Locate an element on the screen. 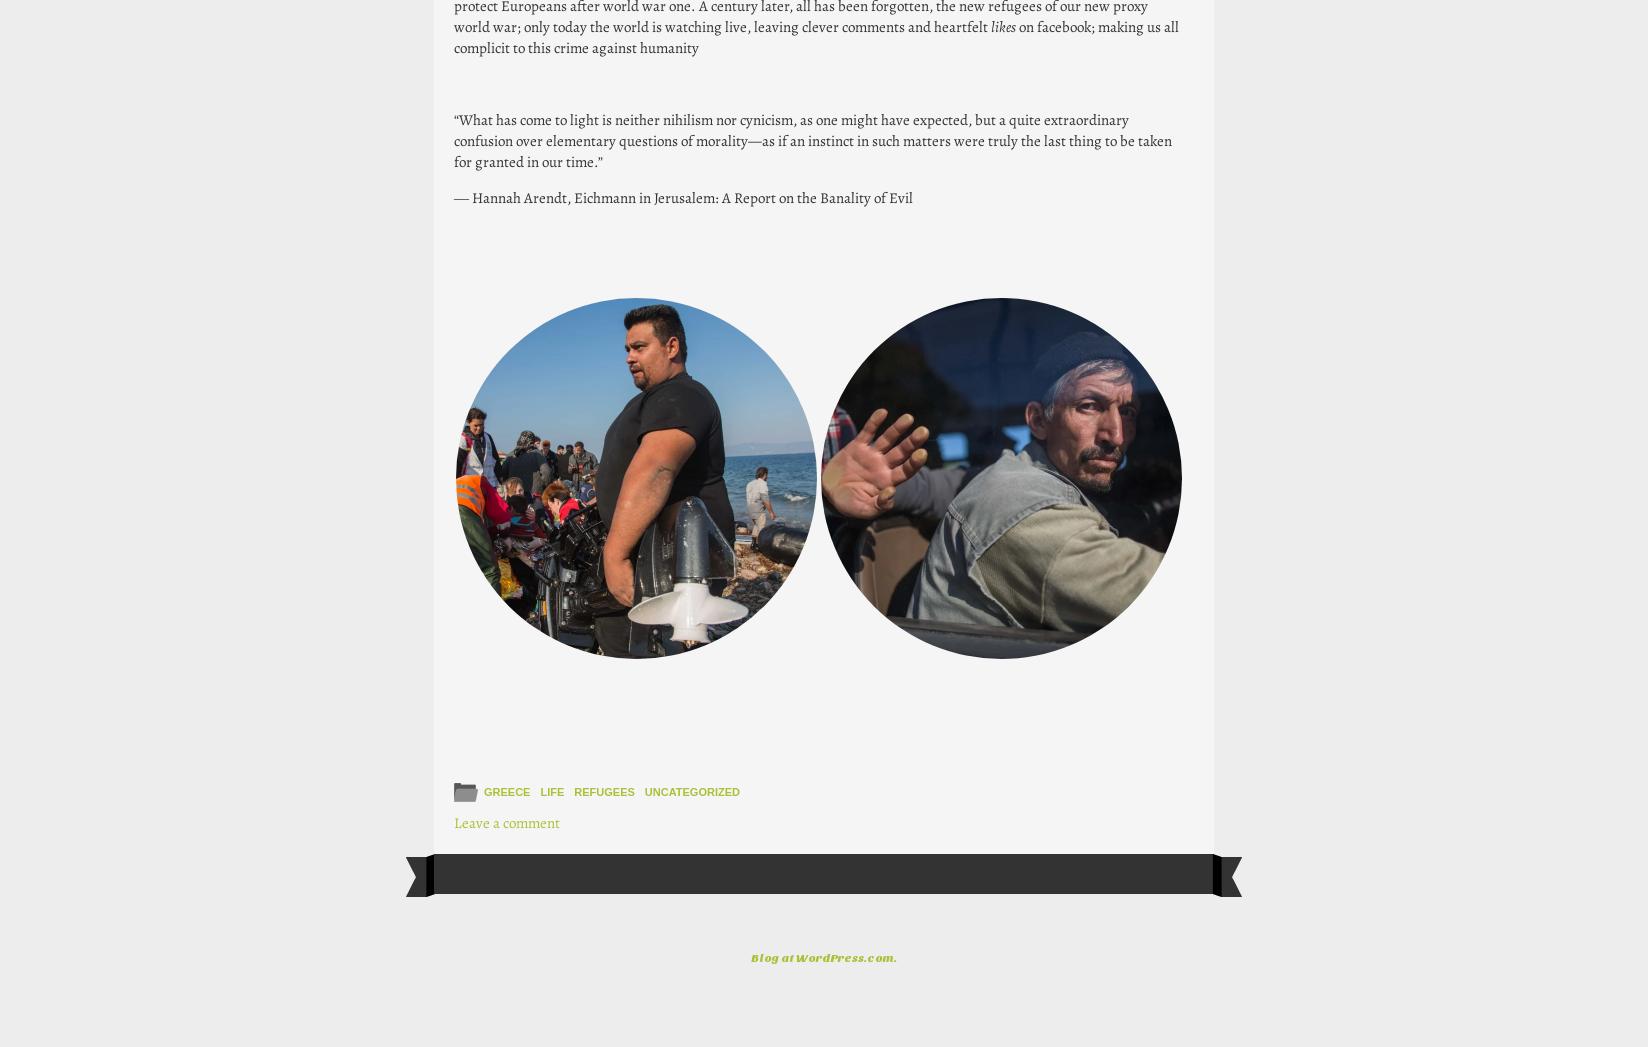 Image resolution: width=1648 pixels, height=1047 pixels. 'likes' is located at coordinates (990, 24).